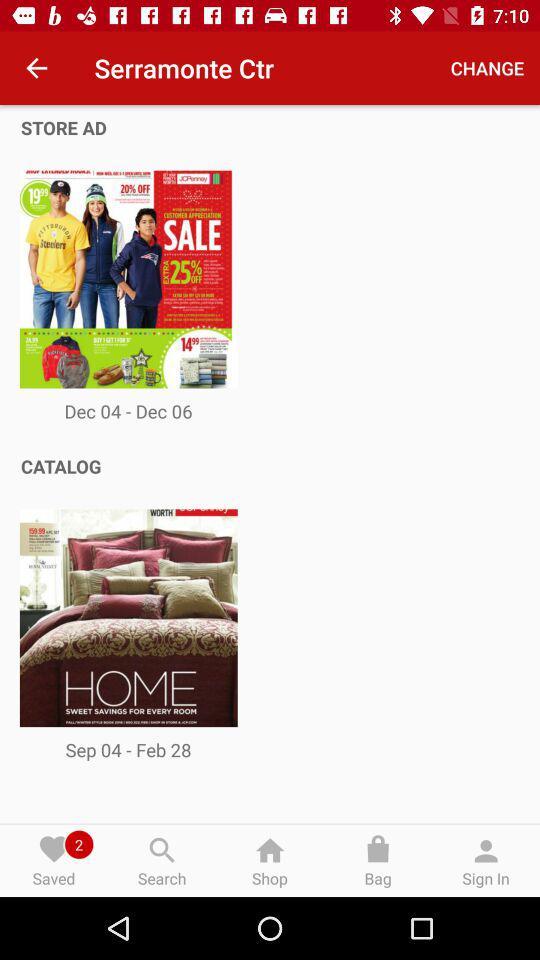 The image size is (540, 960). I want to click on icon to the right of serramonte ctr, so click(486, 68).